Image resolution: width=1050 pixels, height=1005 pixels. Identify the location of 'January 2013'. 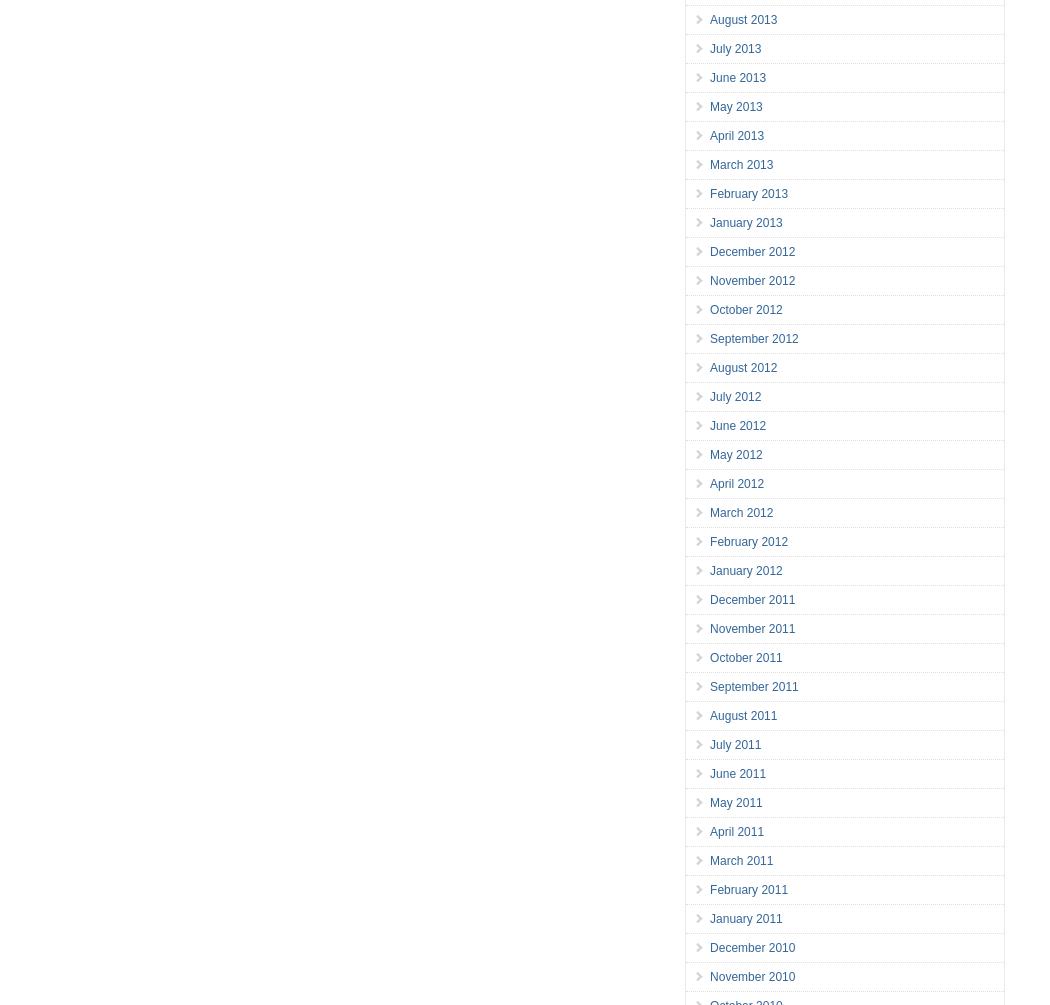
(710, 222).